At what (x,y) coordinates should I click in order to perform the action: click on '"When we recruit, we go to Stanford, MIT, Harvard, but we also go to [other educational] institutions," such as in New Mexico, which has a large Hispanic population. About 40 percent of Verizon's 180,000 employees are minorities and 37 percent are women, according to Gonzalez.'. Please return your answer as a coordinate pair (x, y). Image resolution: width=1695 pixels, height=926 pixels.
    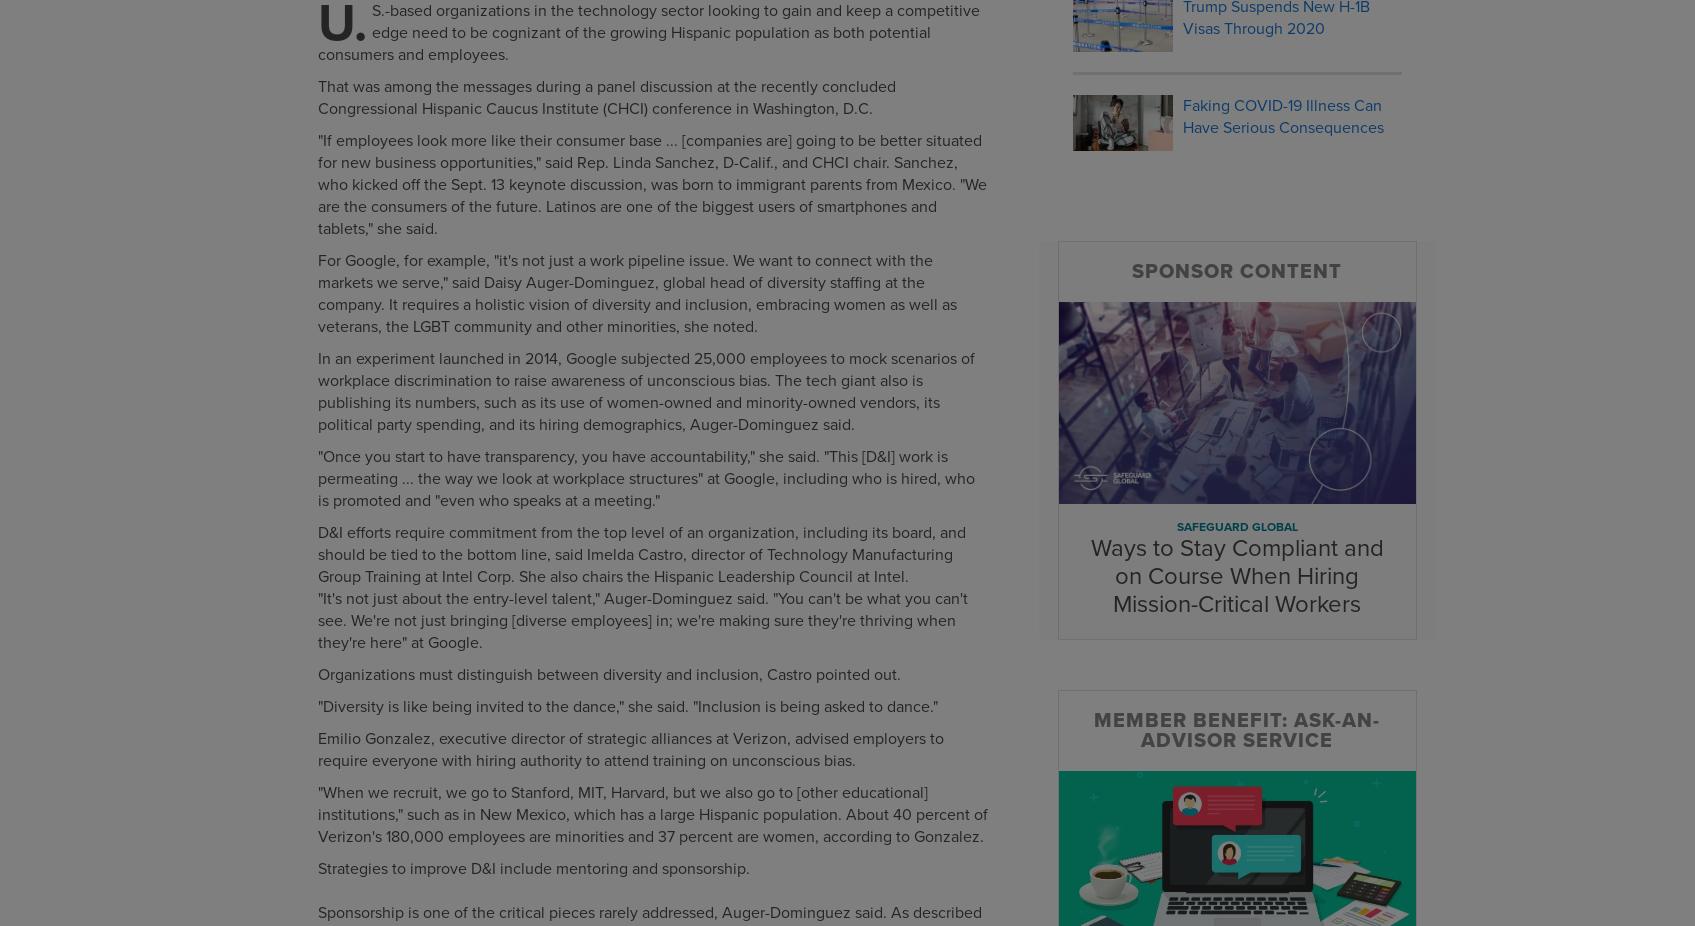
    Looking at the image, I should click on (652, 814).